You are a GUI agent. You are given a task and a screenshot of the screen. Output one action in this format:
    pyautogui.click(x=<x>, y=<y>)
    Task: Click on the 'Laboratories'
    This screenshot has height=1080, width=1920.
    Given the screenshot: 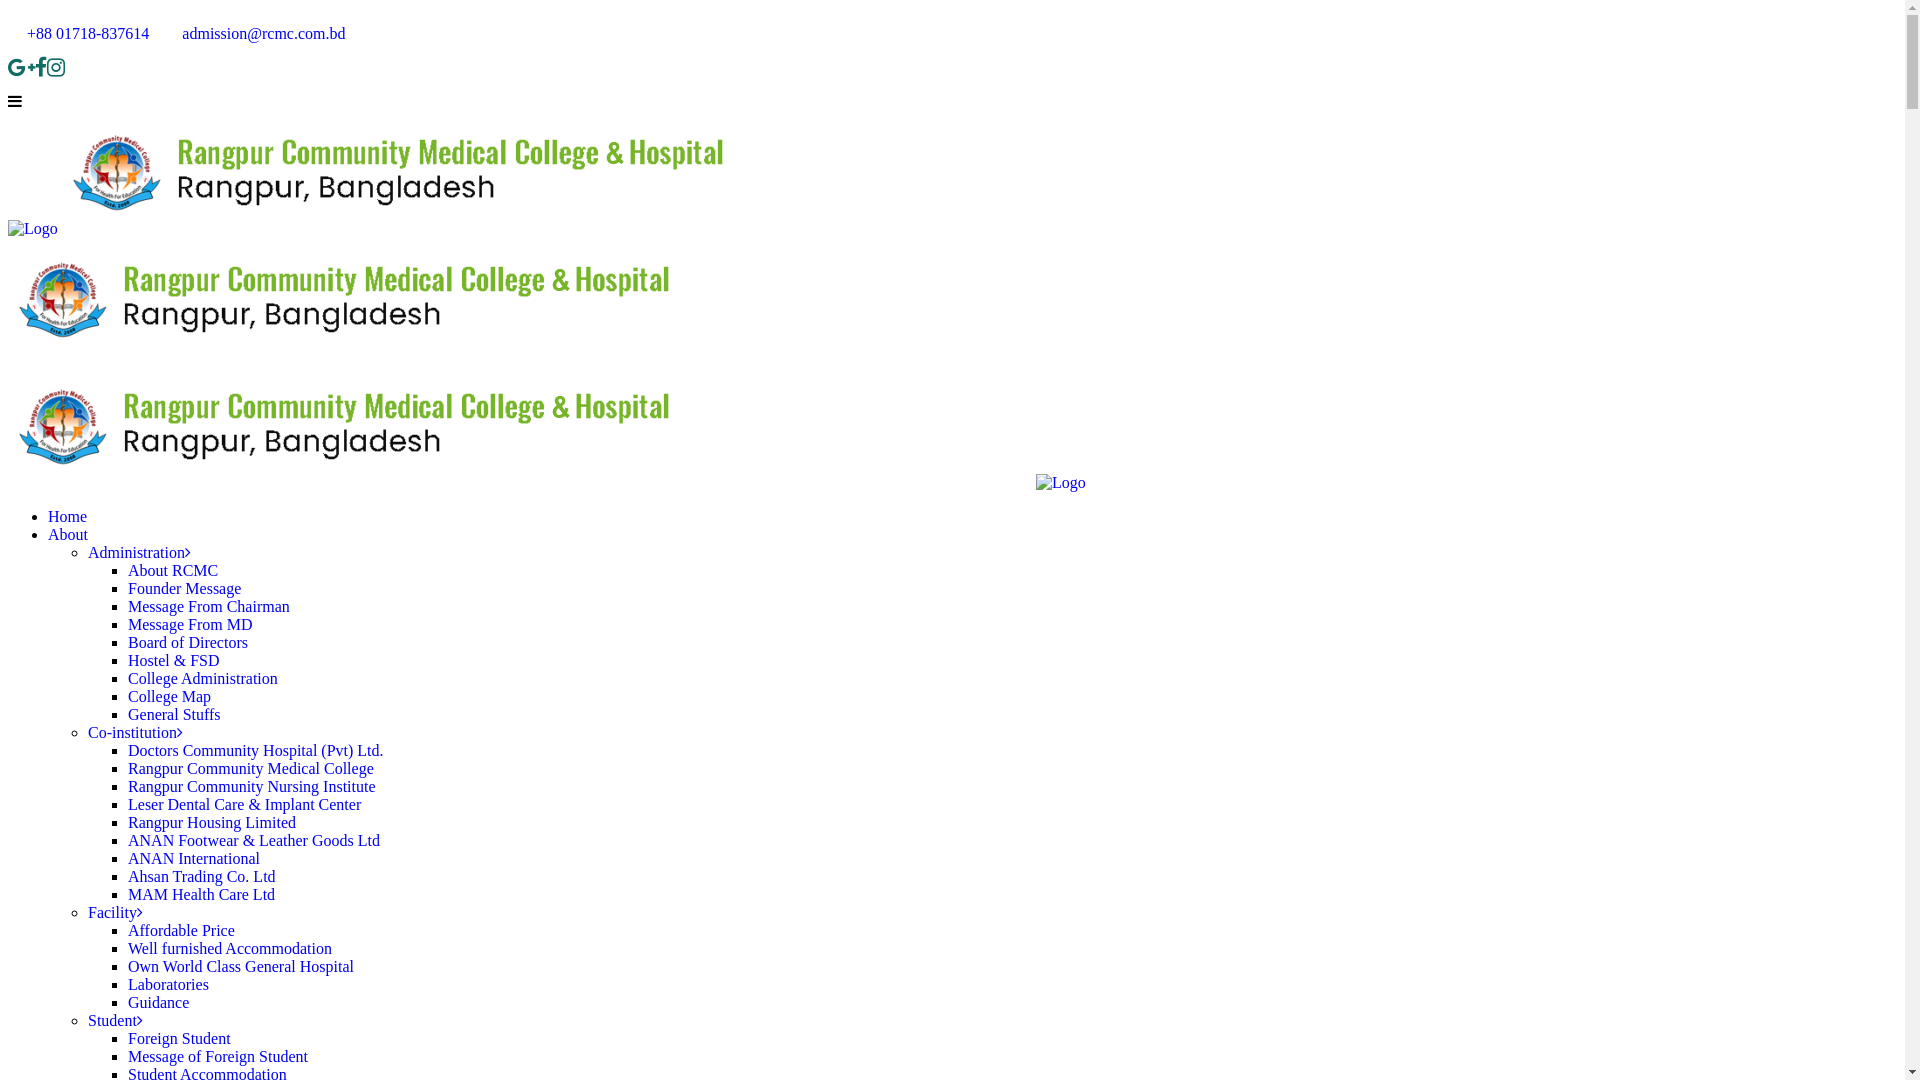 What is the action you would take?
    pyautogui.click(x=168, y=983)
    